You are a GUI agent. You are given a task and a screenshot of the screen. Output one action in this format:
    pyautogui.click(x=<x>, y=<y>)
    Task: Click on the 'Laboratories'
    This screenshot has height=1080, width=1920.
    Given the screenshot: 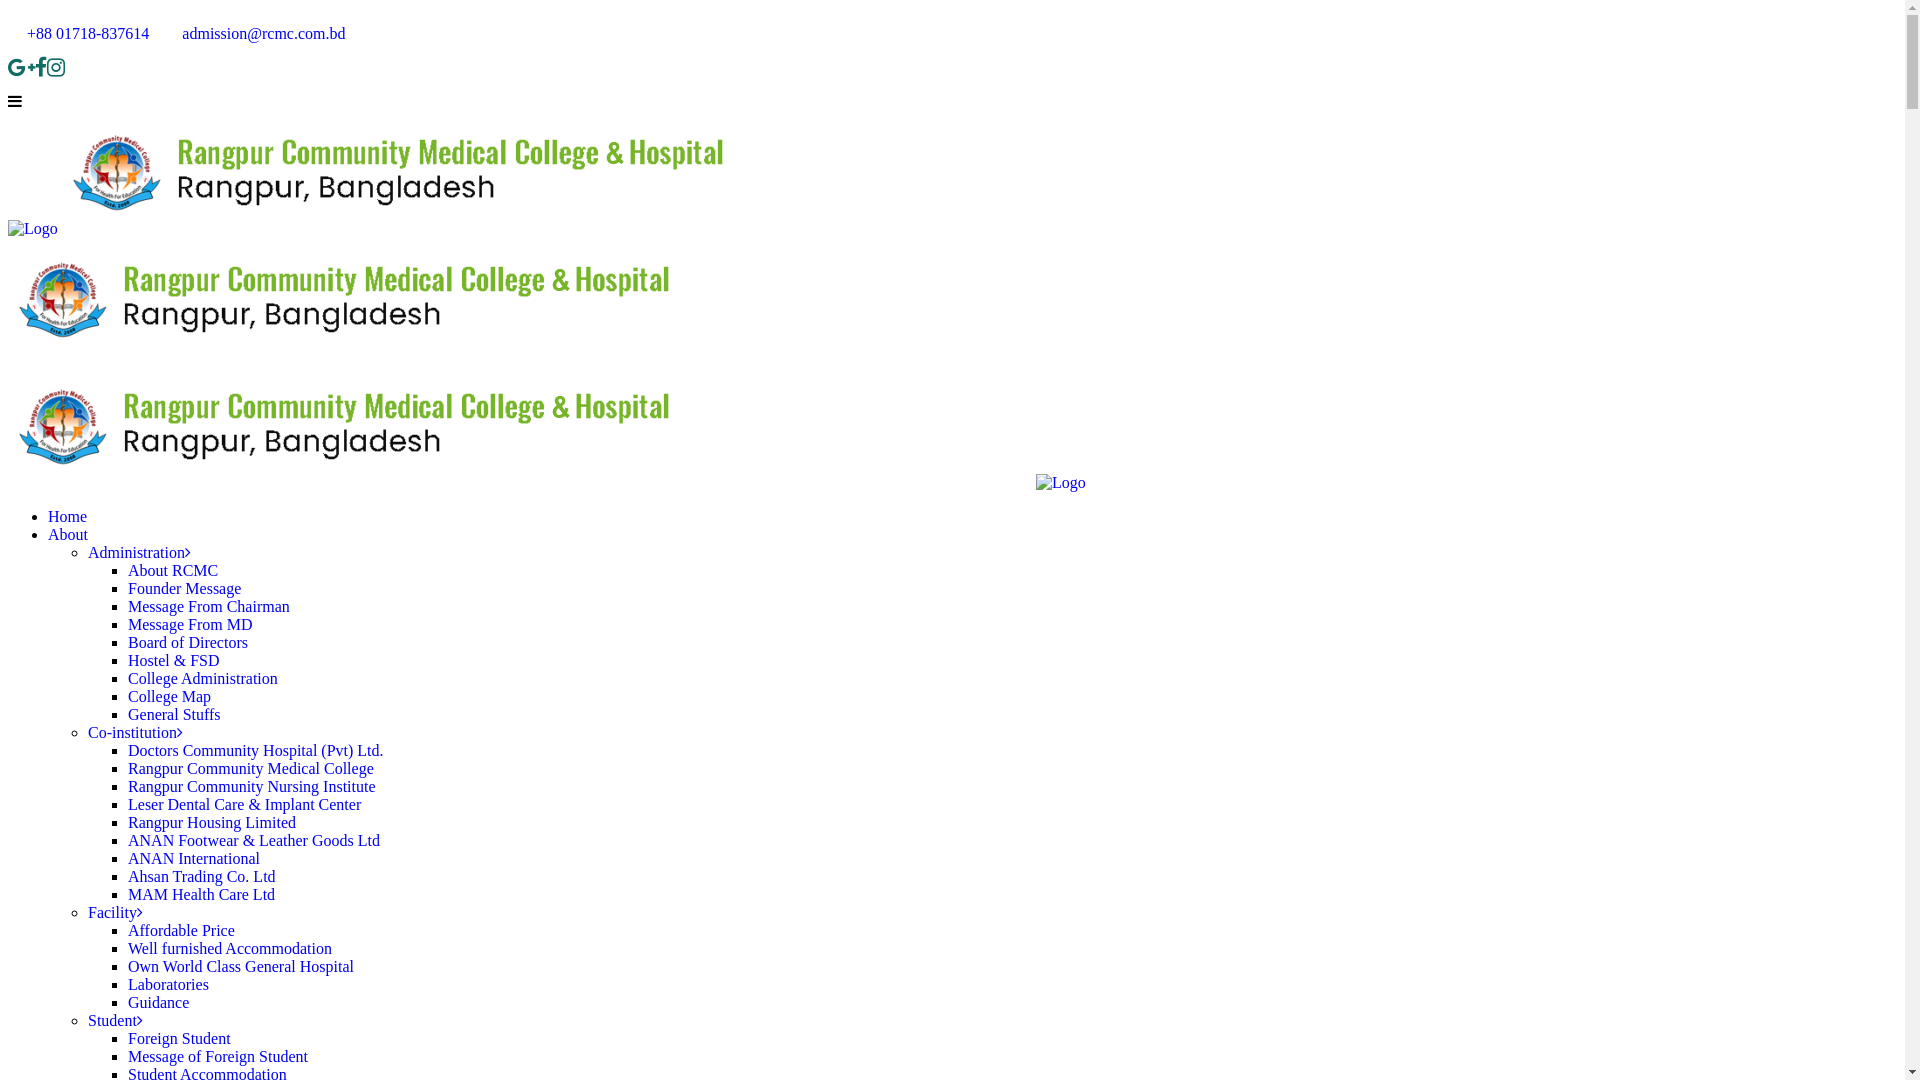 What is the action you would take?
    pyautogui.click(x=168, y=983)
    